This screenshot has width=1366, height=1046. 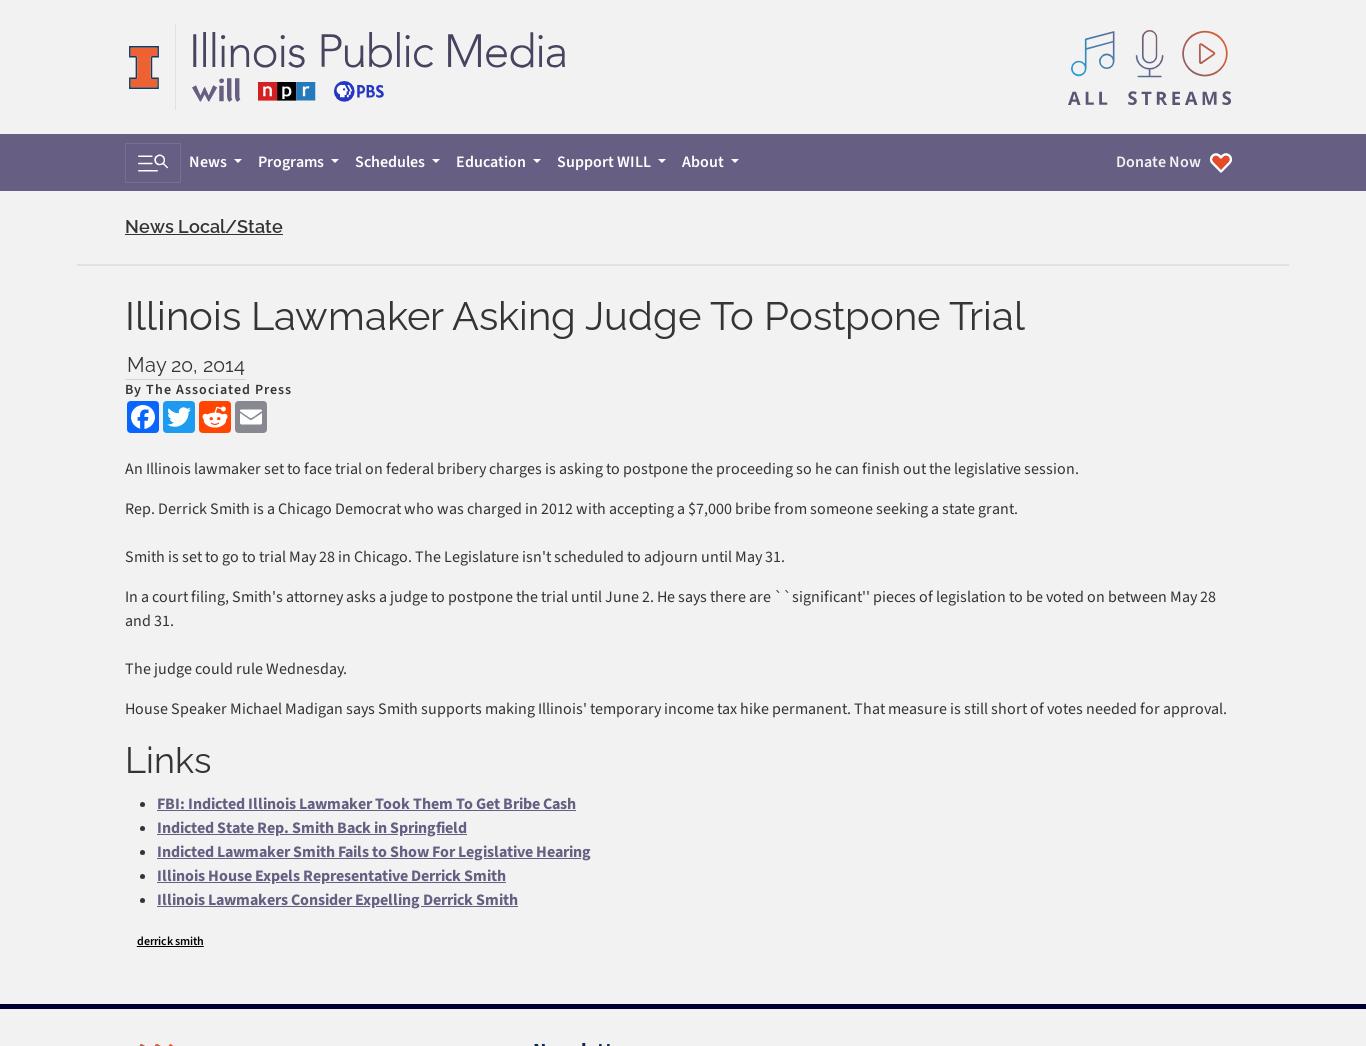 What do you see at coordinates (164, 234) in the screenshot?
I see `'300 N. Goodwin'` at bounding box center [164, 234].